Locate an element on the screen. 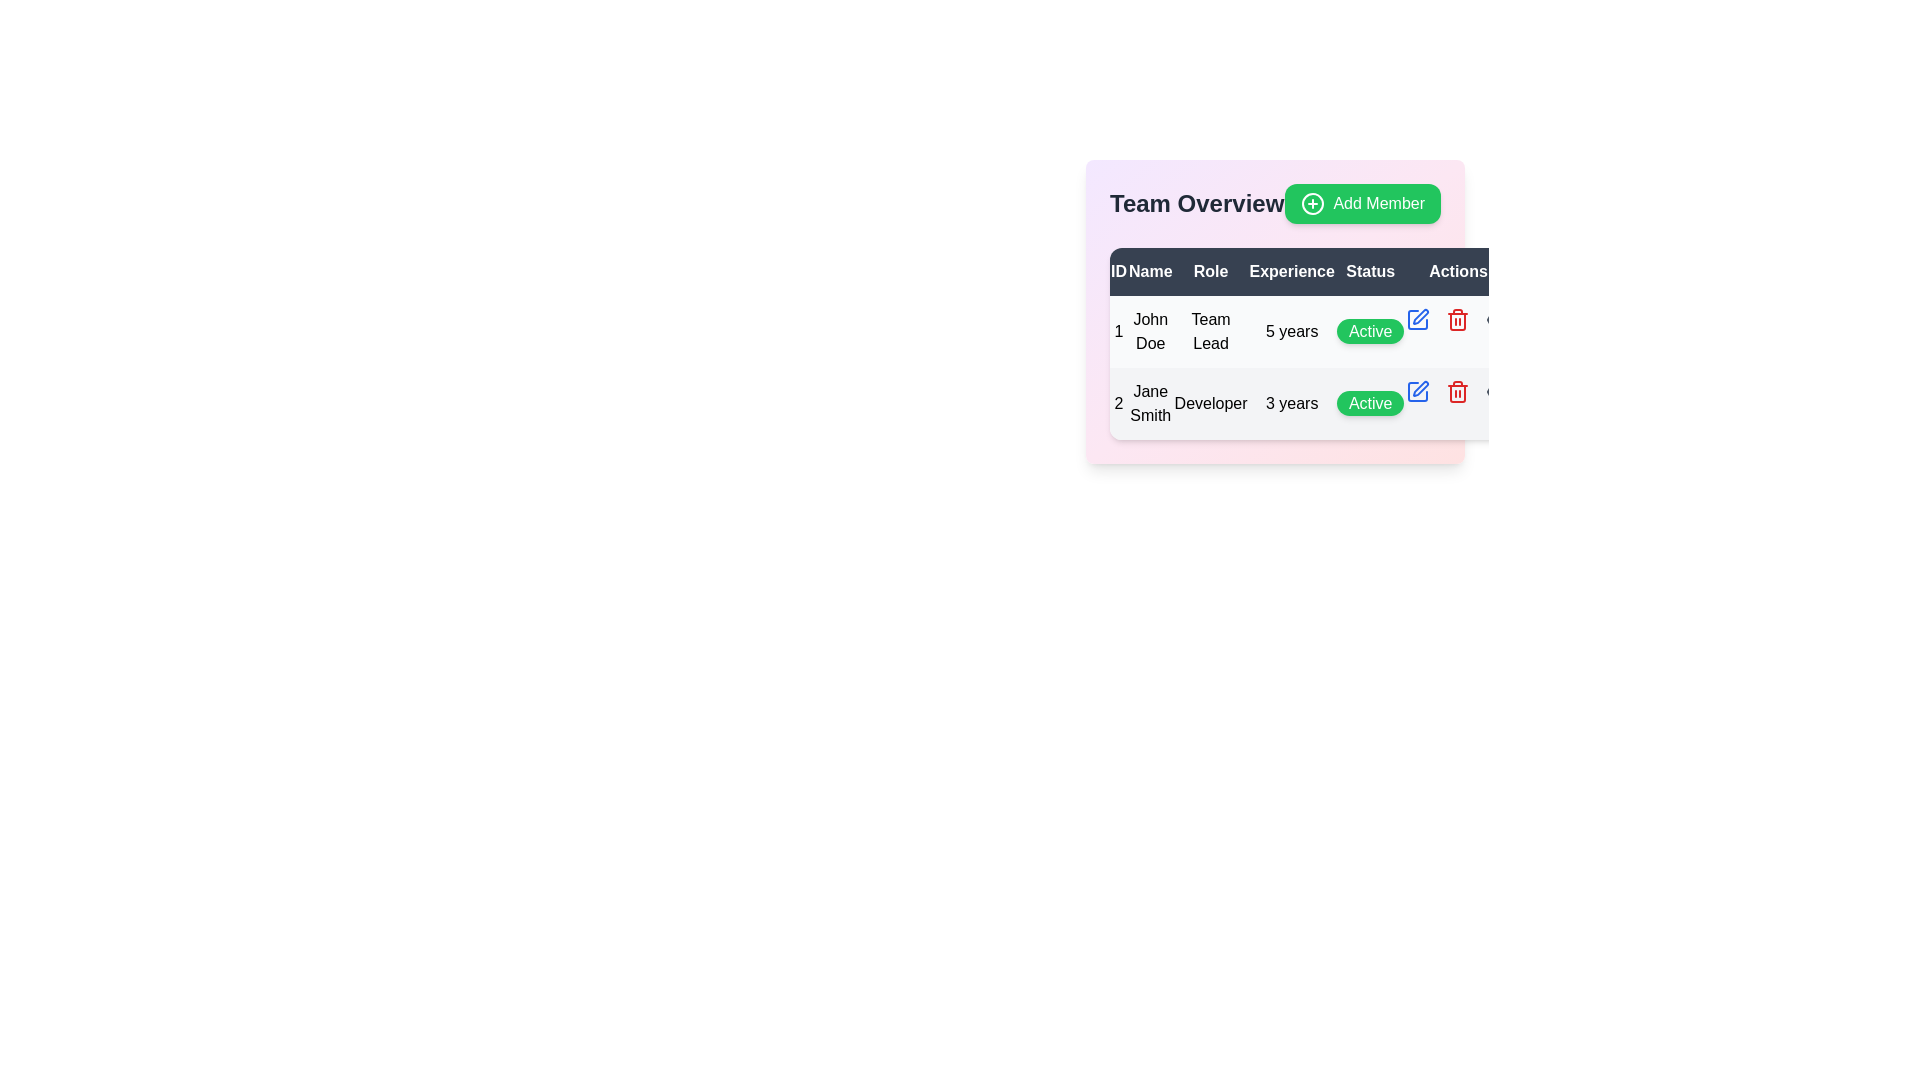  the vertical bar icon of the red trash can is located at coordinates (1458, 393).